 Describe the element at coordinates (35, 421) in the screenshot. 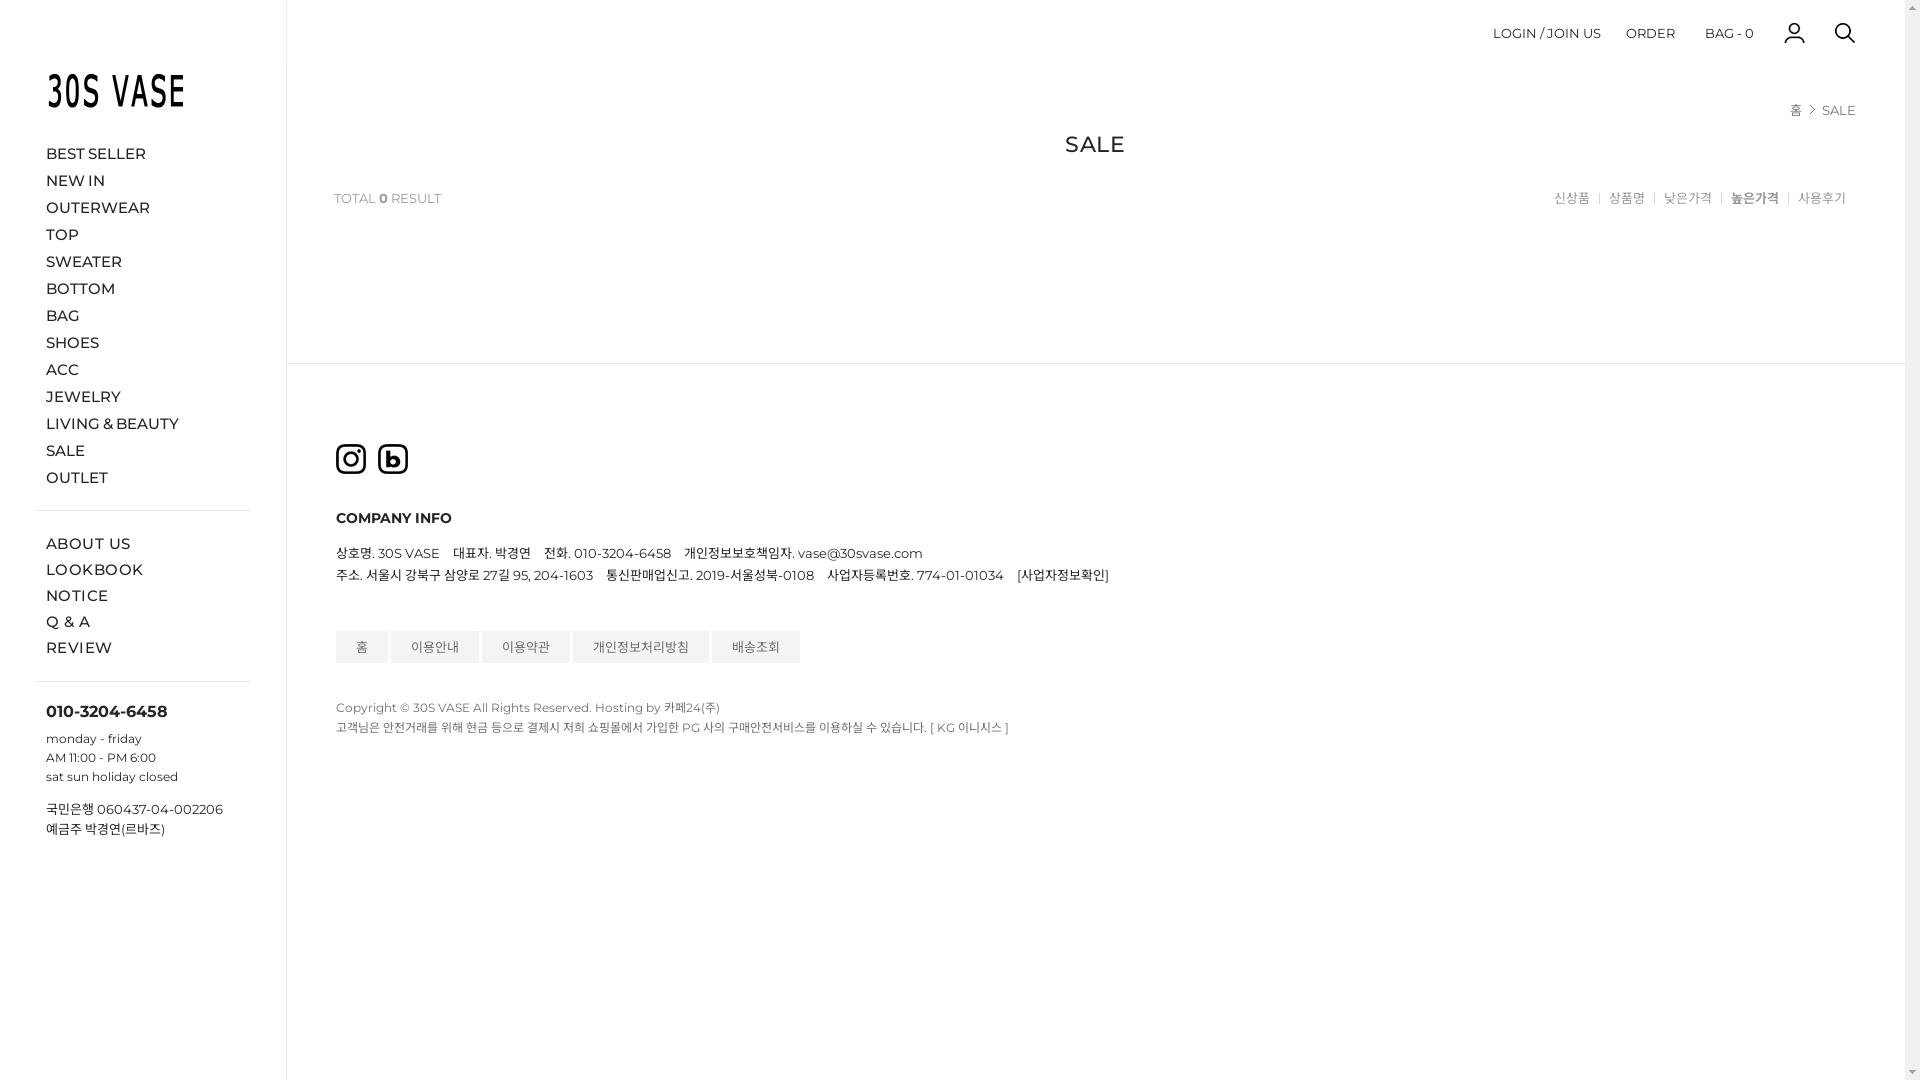

I see `'LIVING & BEAUTY'` at that location.